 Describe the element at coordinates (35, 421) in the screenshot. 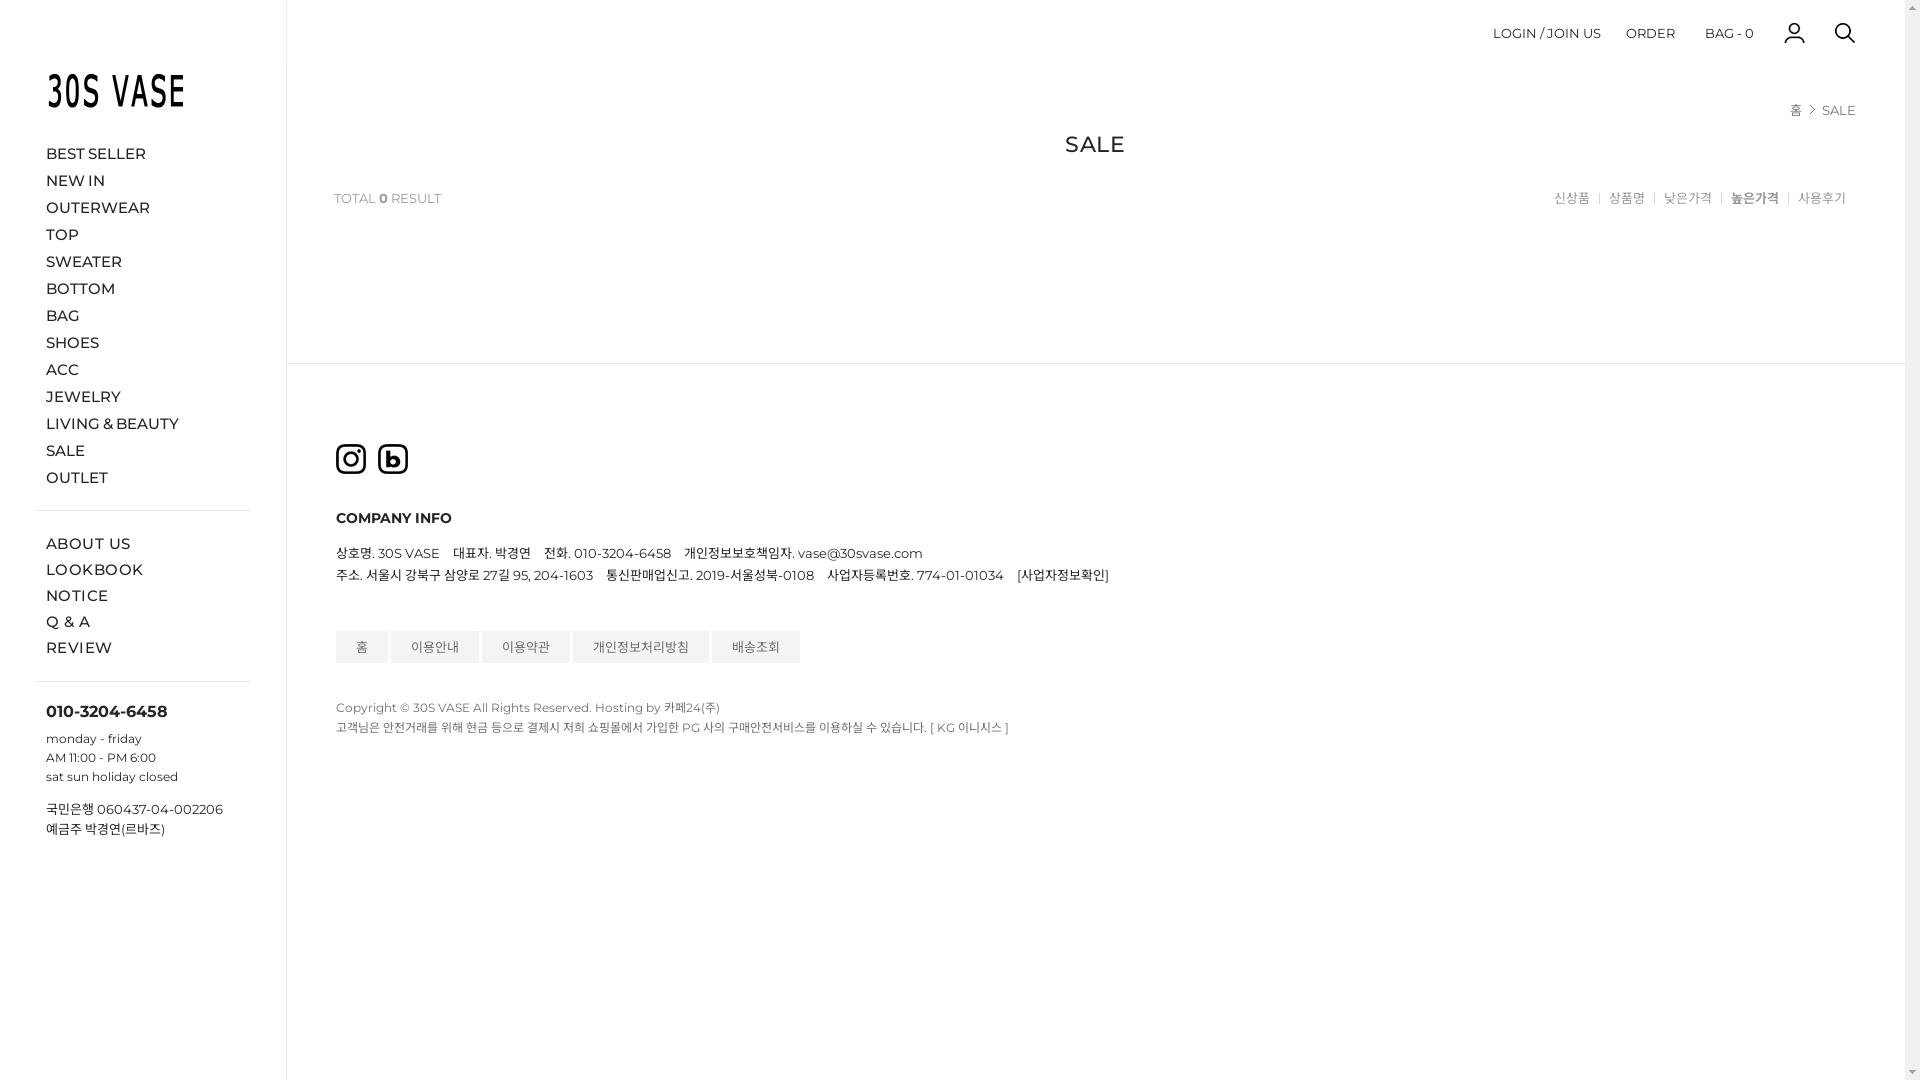

I see `'LIVING & BEAUTY'` at that location.